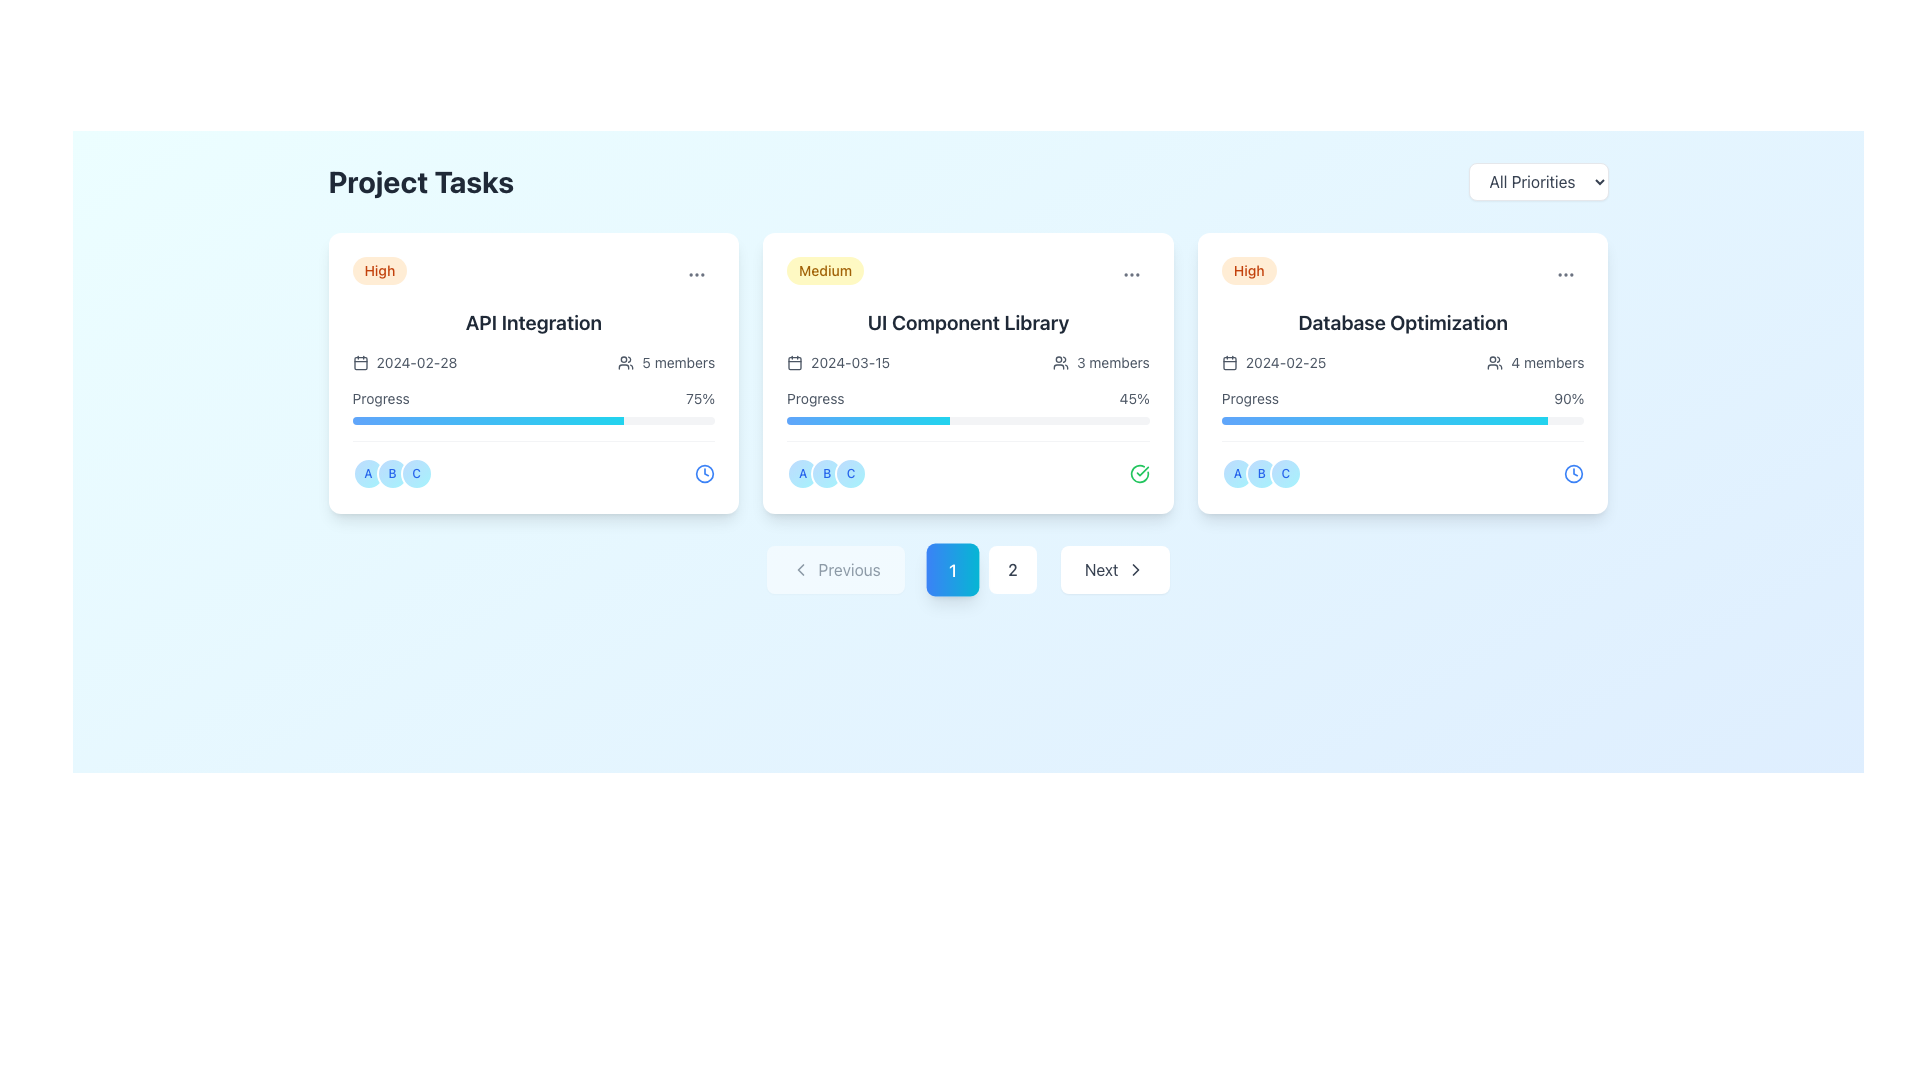 The width and height of the screenshot is (1920, 1080). What do you see at coordinates (1384, 419) in the screenshot?
I see `the colored segment of the progress bar indicating 90% completion of the 'Database Optimization' task` at bounding box center [1384, 419].